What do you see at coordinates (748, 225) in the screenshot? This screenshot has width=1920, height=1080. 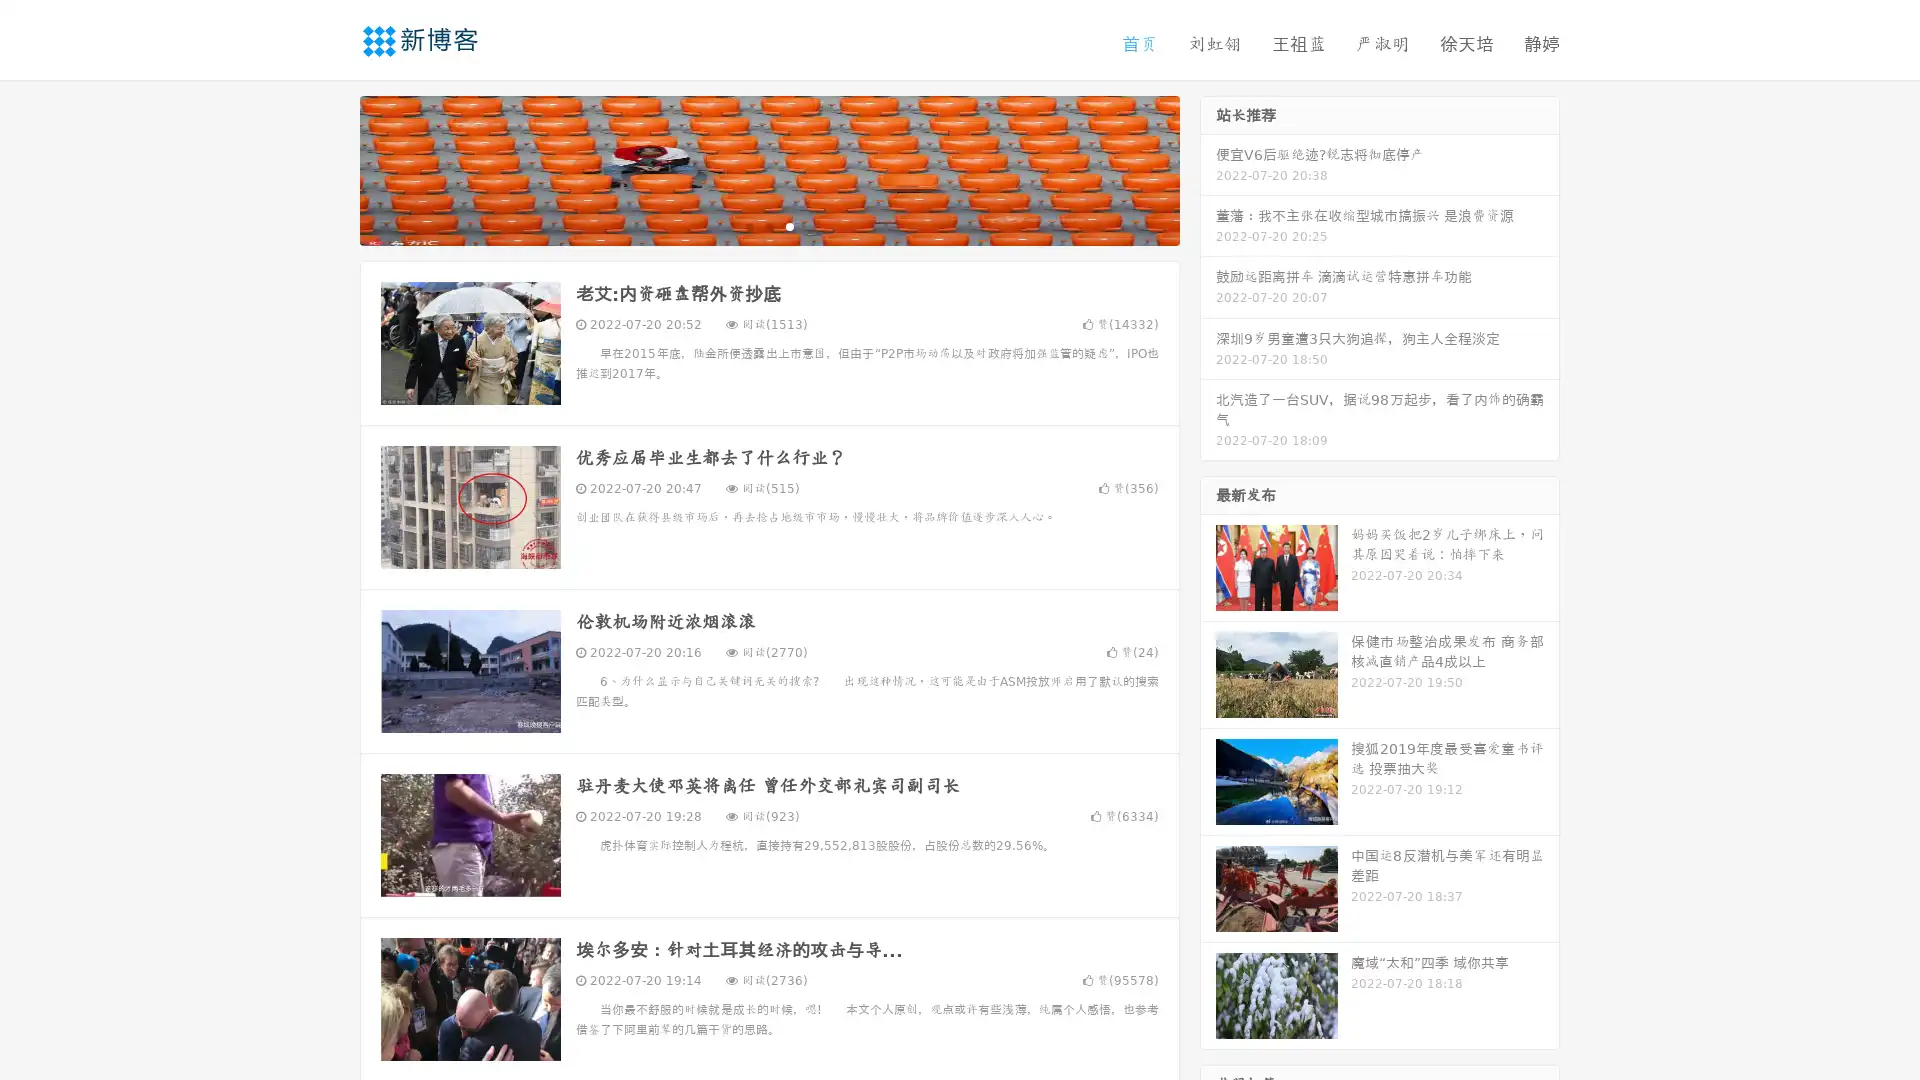 I see `Go to slide 1` at bounding box center [748, 225].